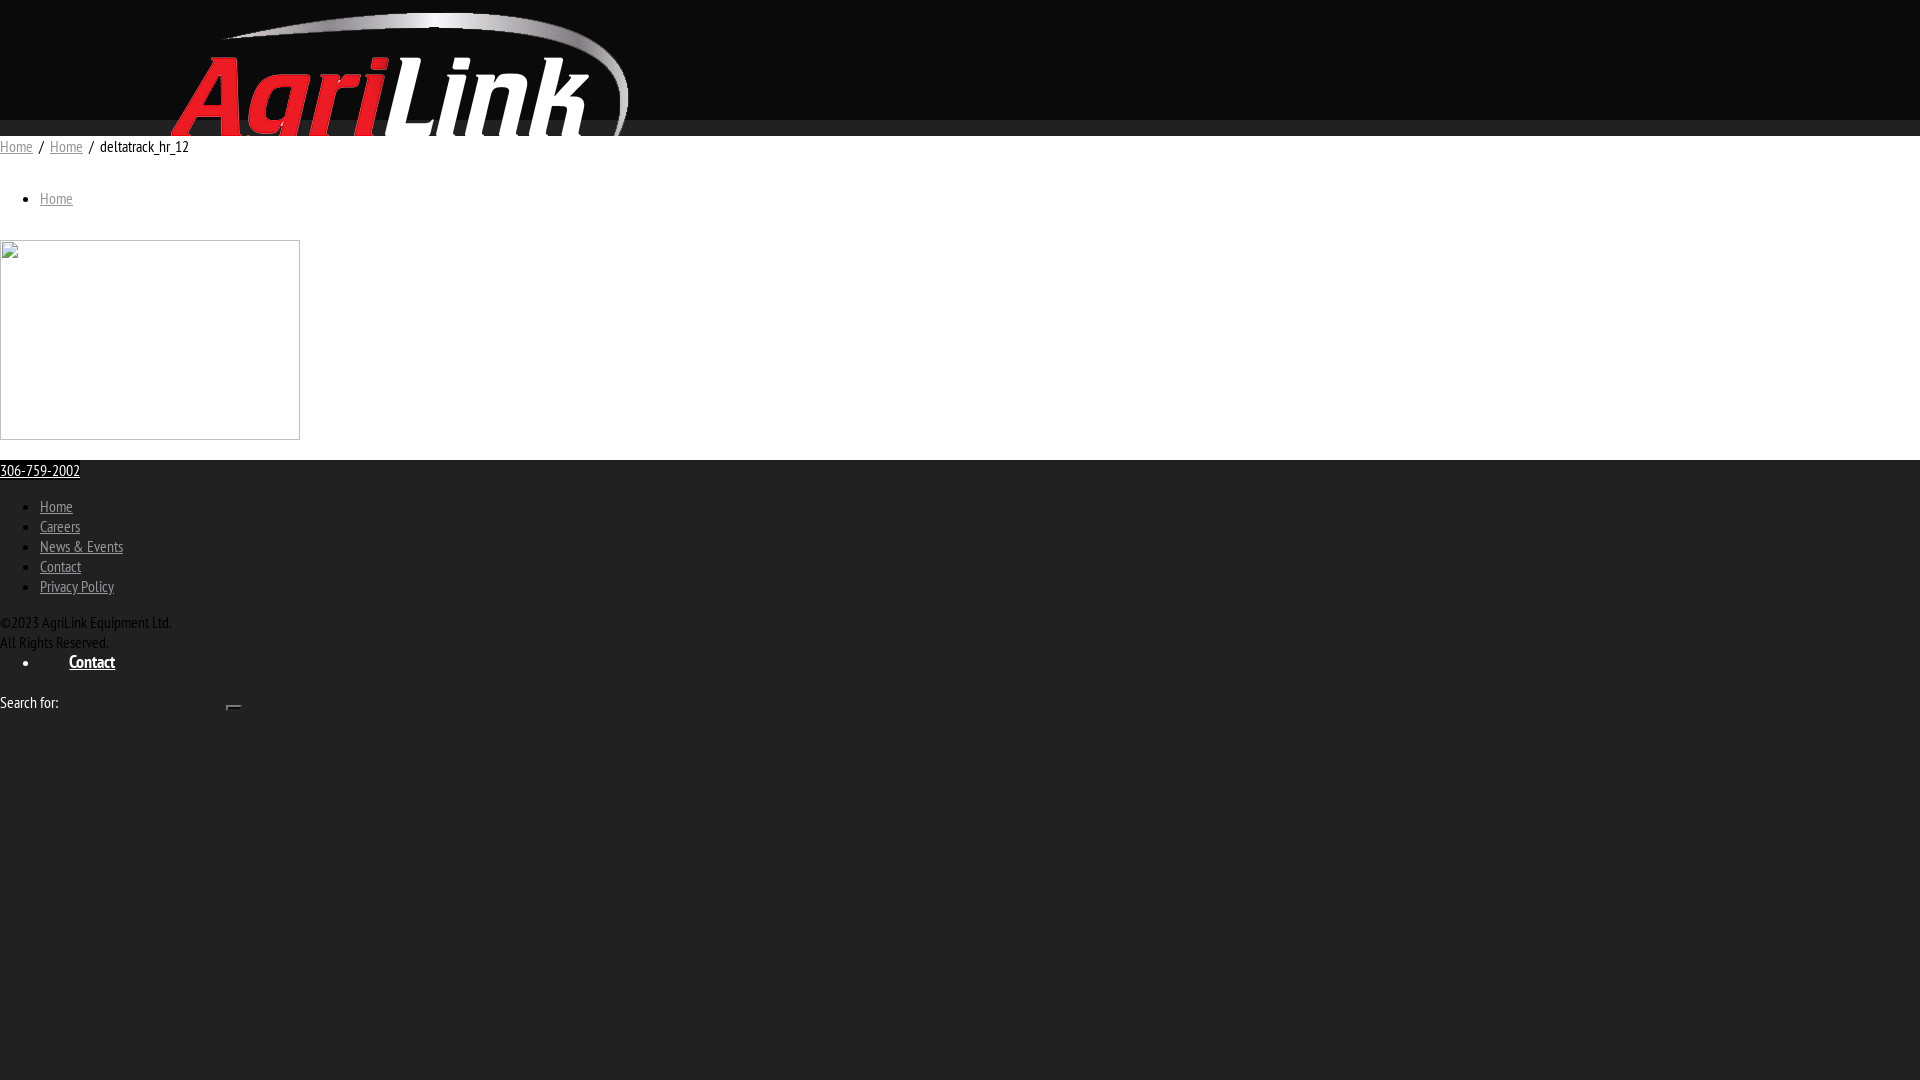 The height and width of the screenshot is (1080, 1920). I want to click on 'Careers', so click(59, 524).